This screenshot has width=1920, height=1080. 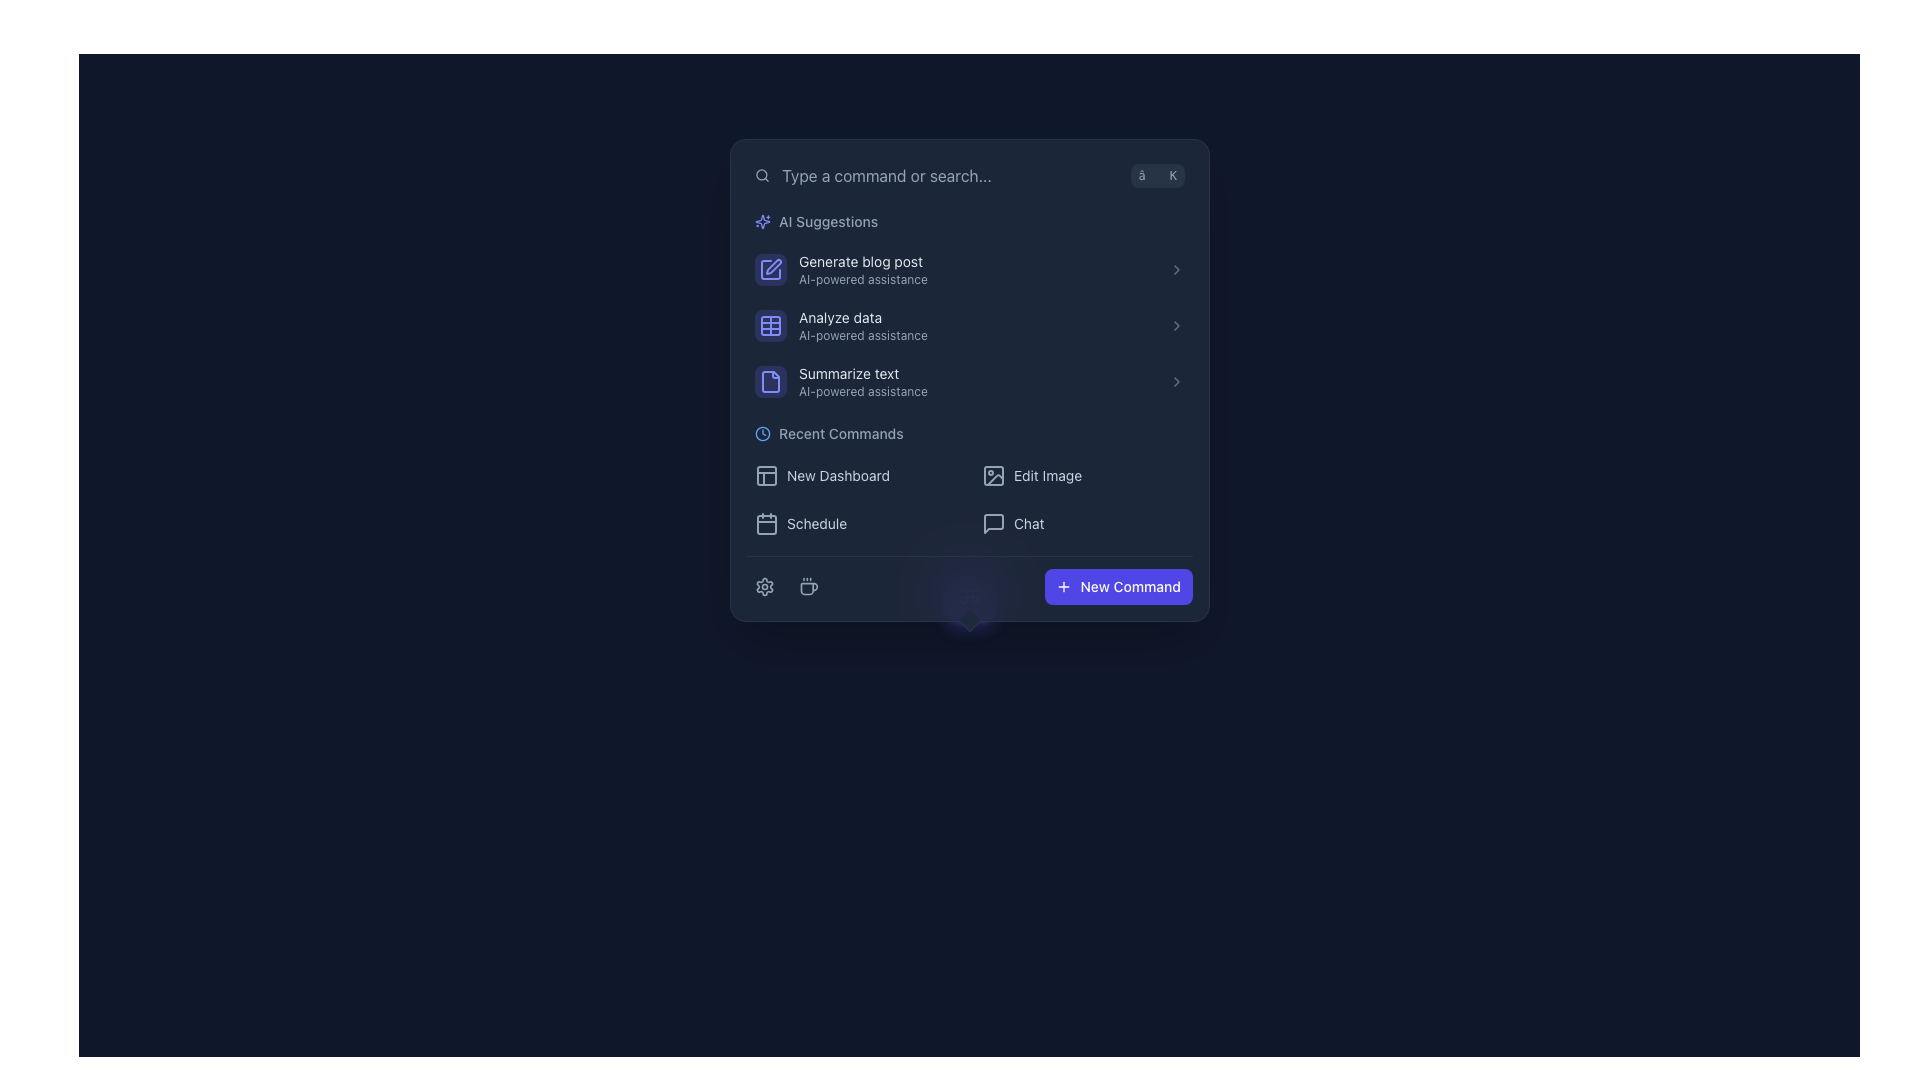 What do you see at coordinates (763, 585) in the screenshot?
I see `the settings gear icon, which is a light gray, hollow design with six teeth, located at the bottom-left corner of the modal interface` at bounding box center [763, 585].